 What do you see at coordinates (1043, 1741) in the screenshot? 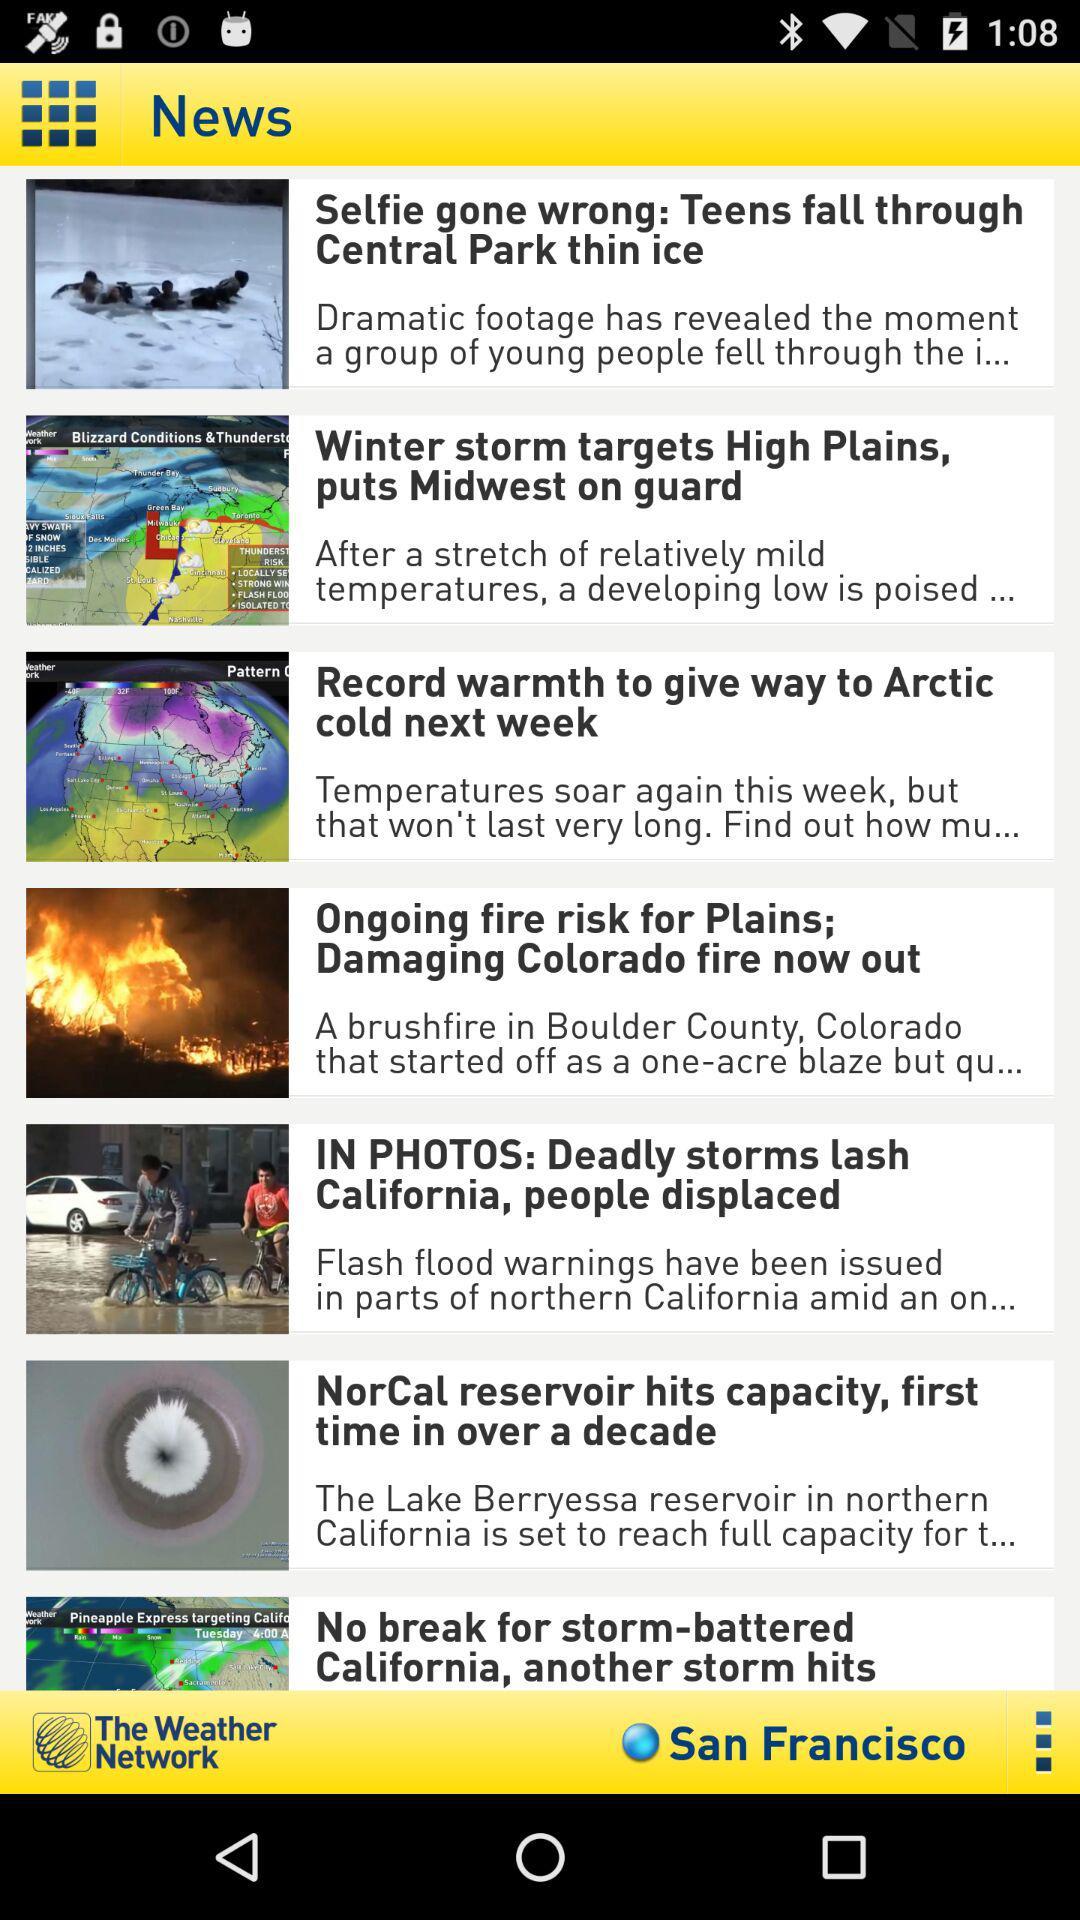
I see `open menu` at bounding box center [1043, 1741].